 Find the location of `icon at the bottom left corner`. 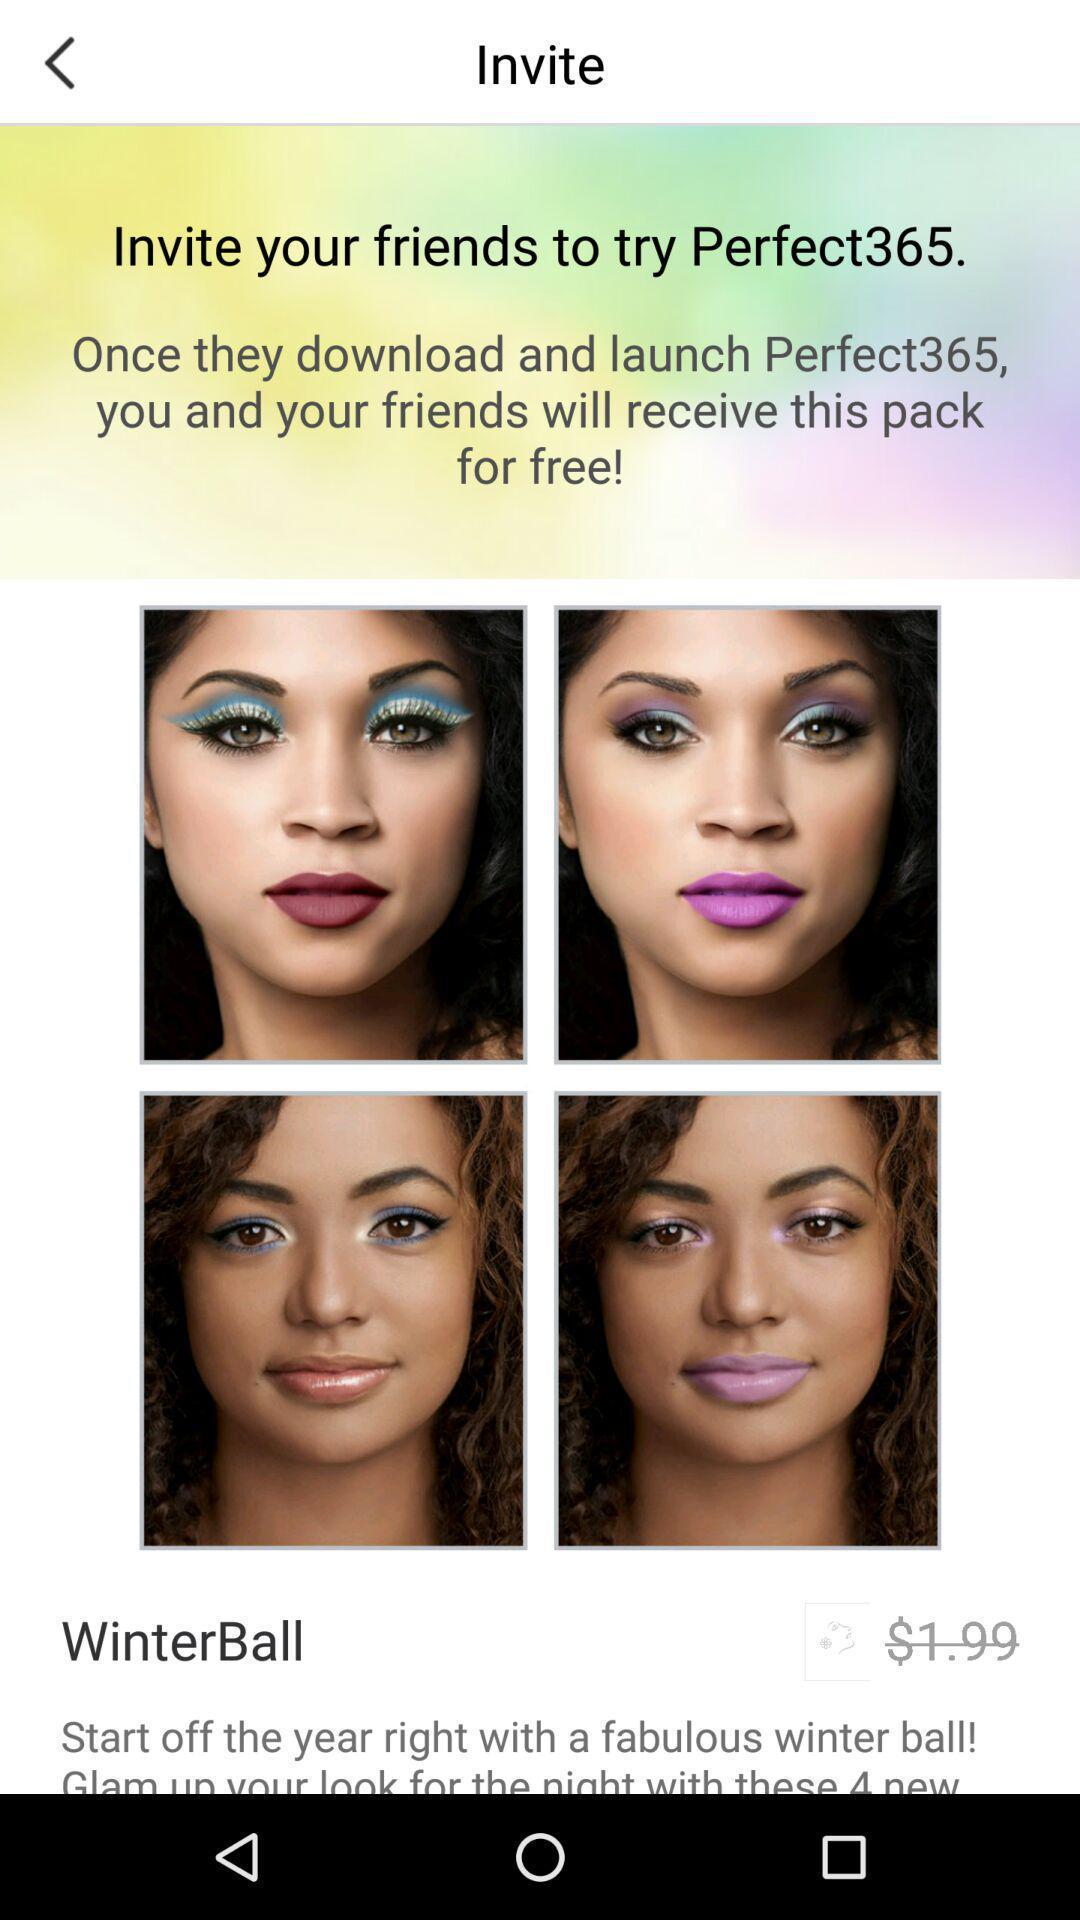

icon at the bottom left corner is located at coordinates (182, 1639).